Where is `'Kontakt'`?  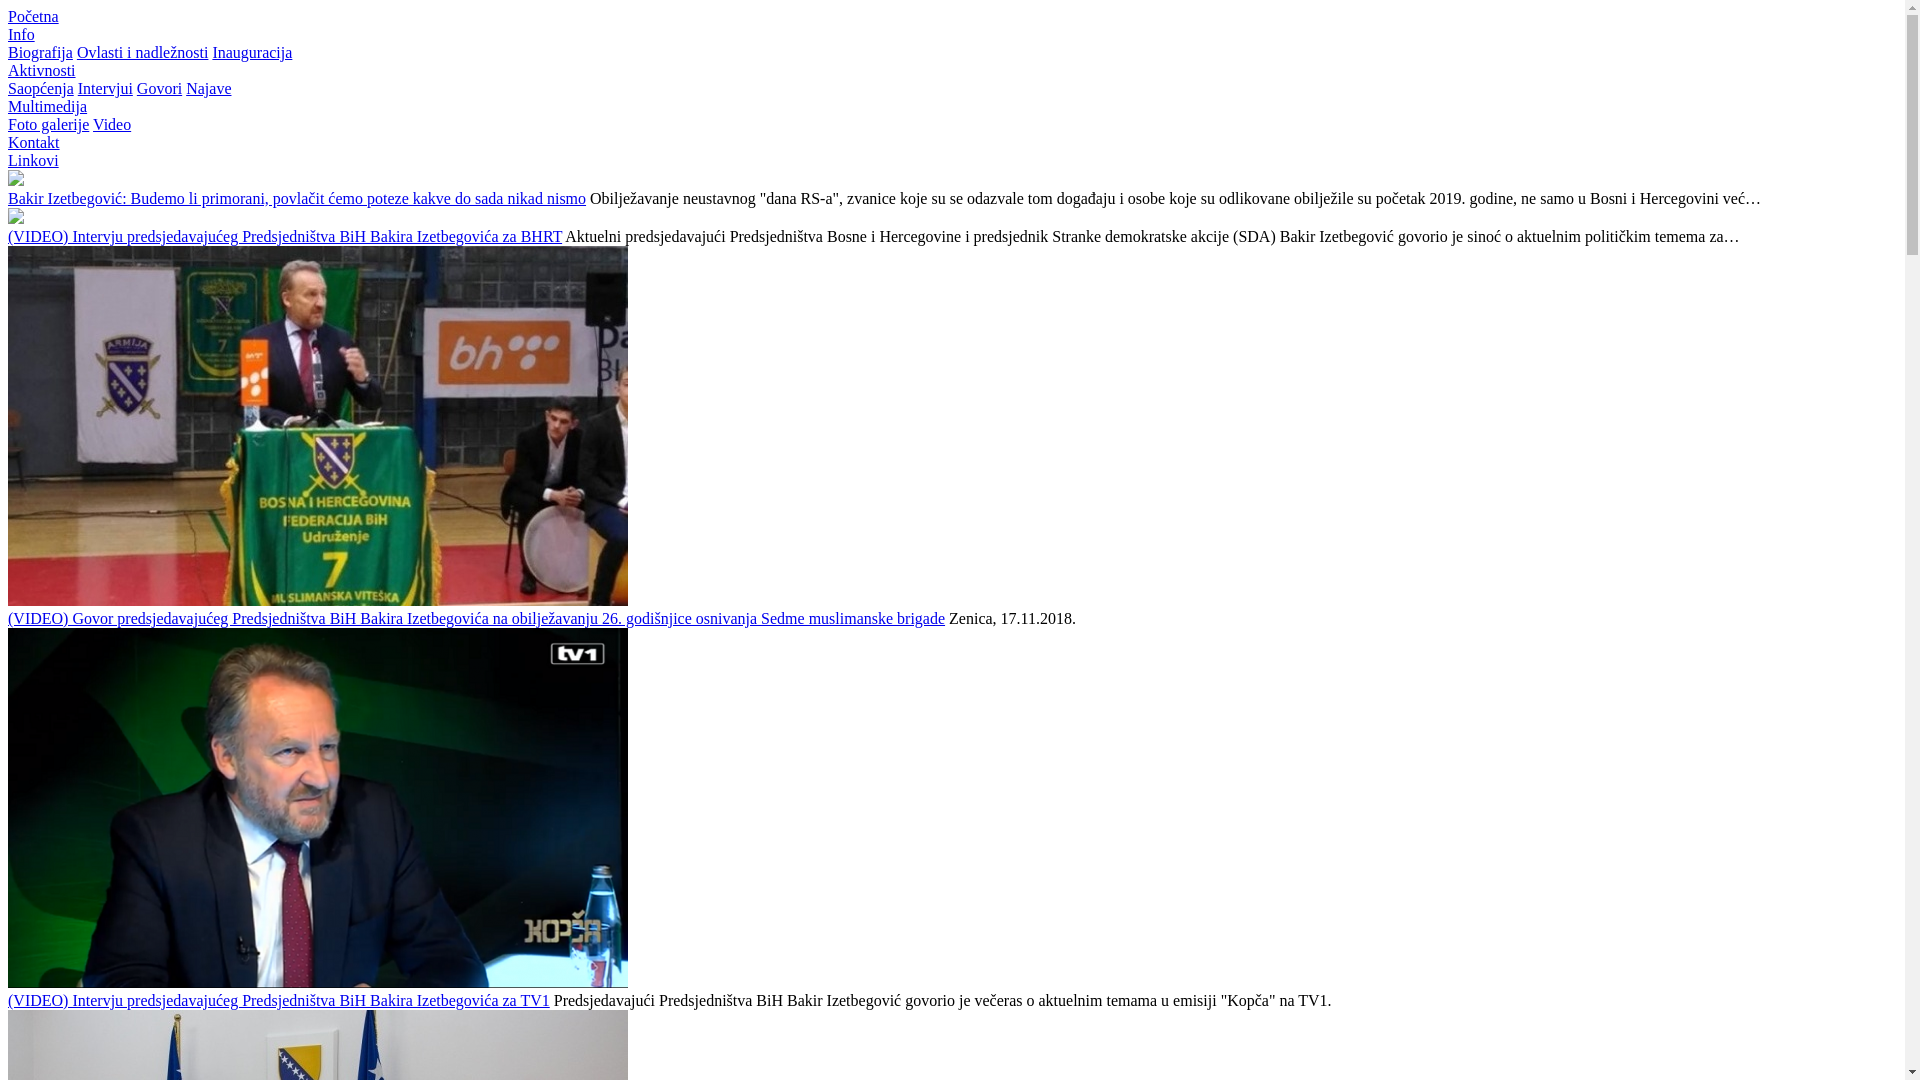
'Kontakt' is located at coordinates (33, 141).